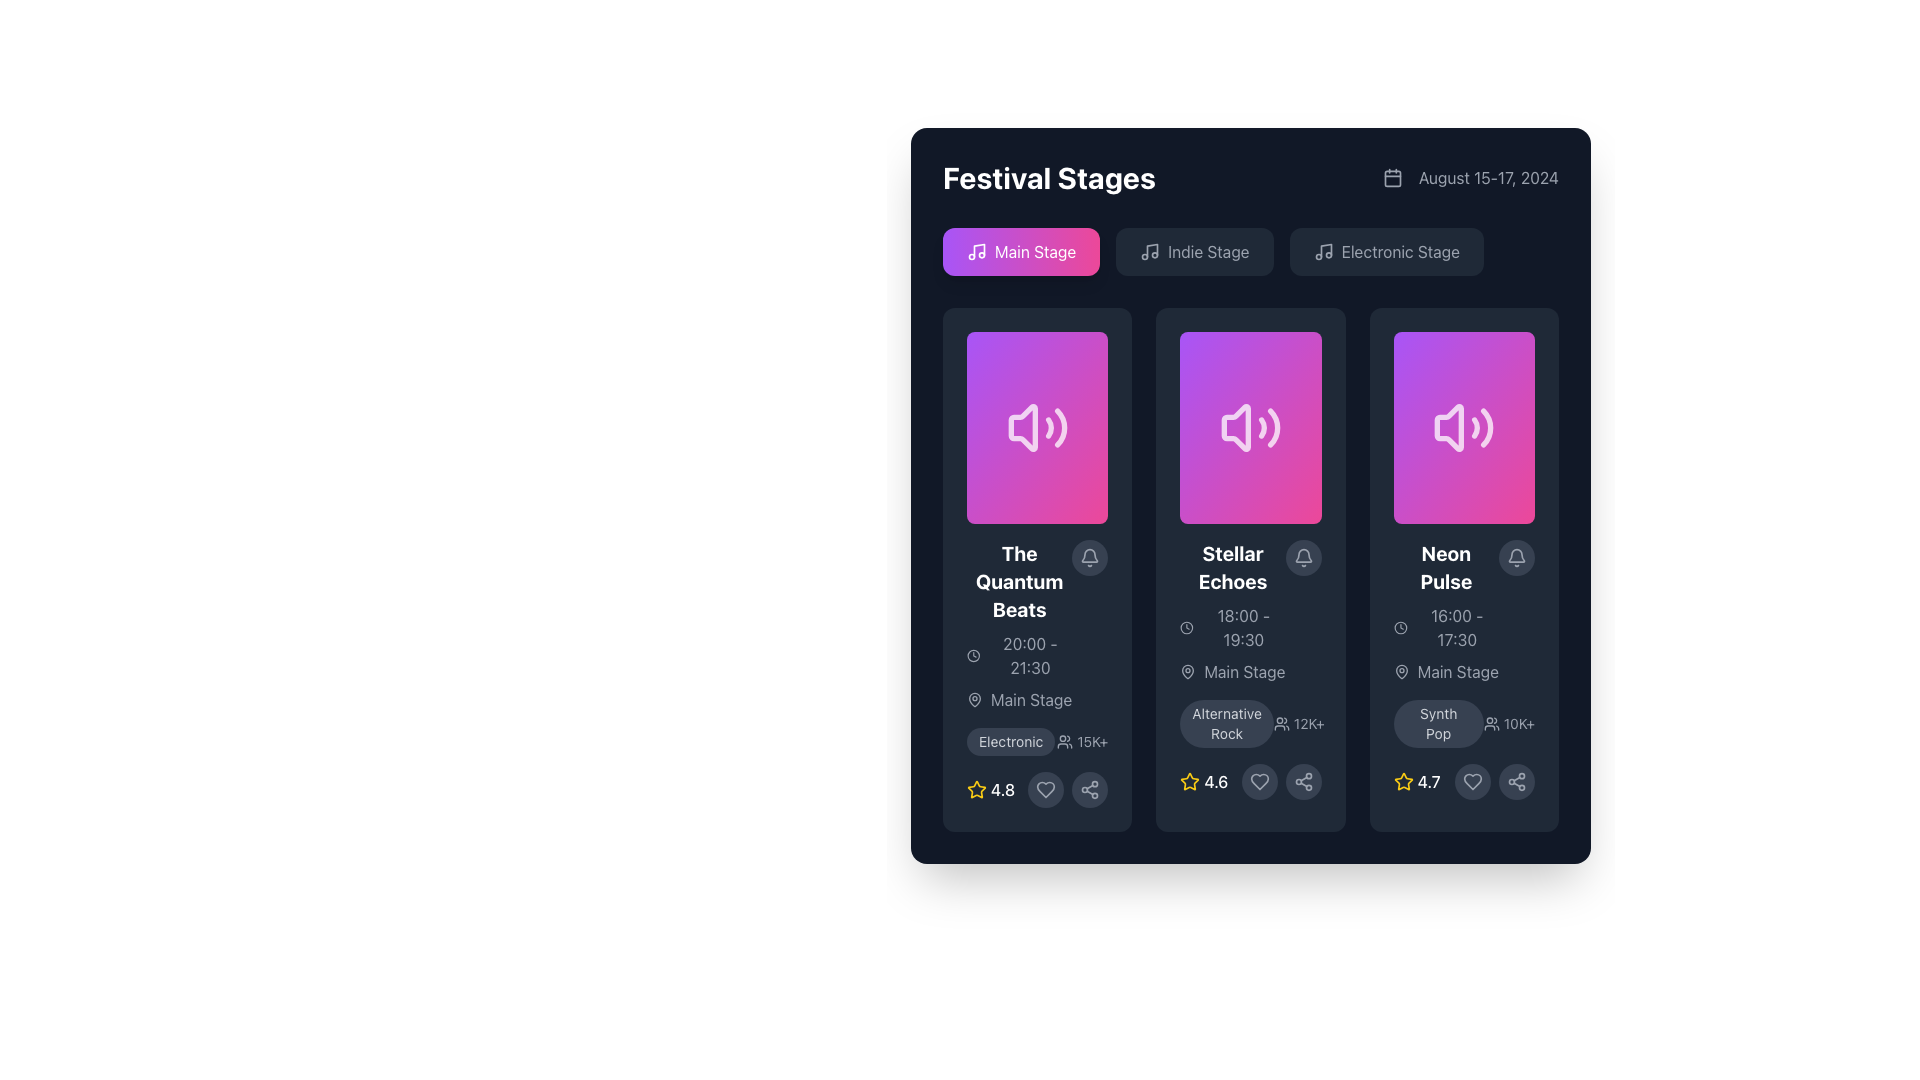 This screenshot has width=1920, height=1080. I want to click on the circular button with a dark gray background and a white heart icon, which is the second button in the row of action buttons below the 'Stellar Echoes' event card, so click(1258, 781).